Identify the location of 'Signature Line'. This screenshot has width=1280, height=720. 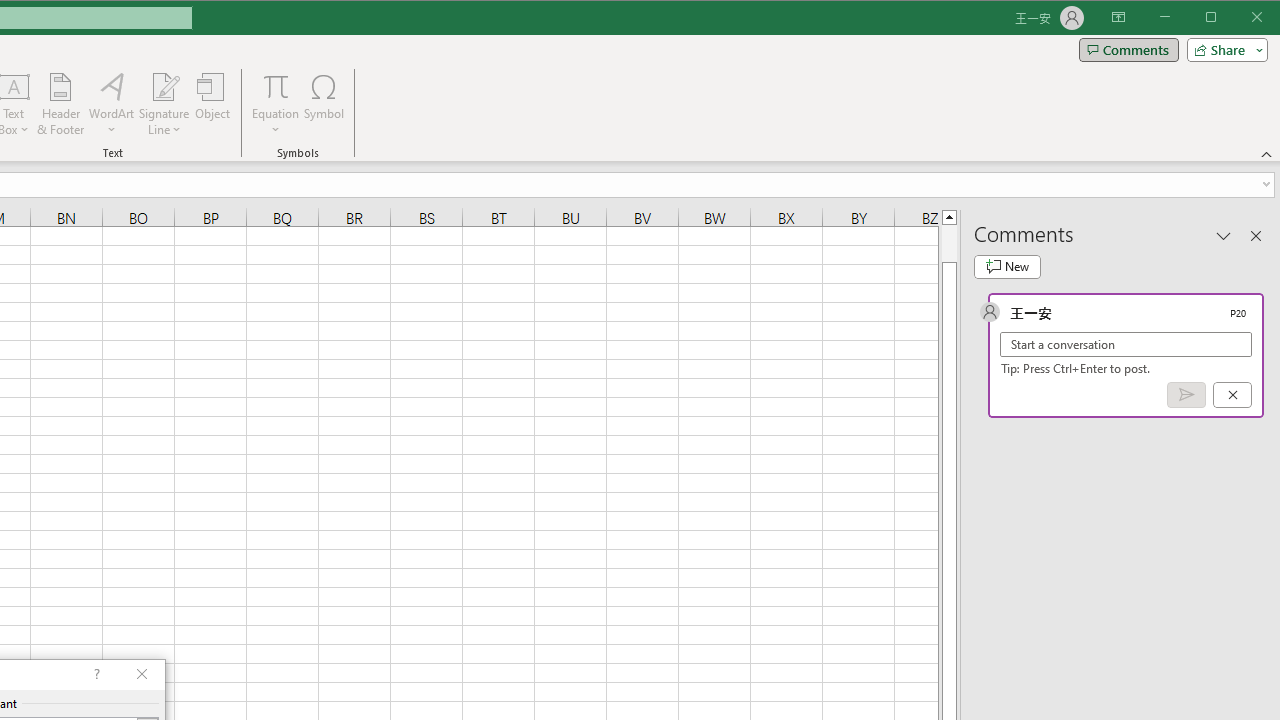
(164, 104).